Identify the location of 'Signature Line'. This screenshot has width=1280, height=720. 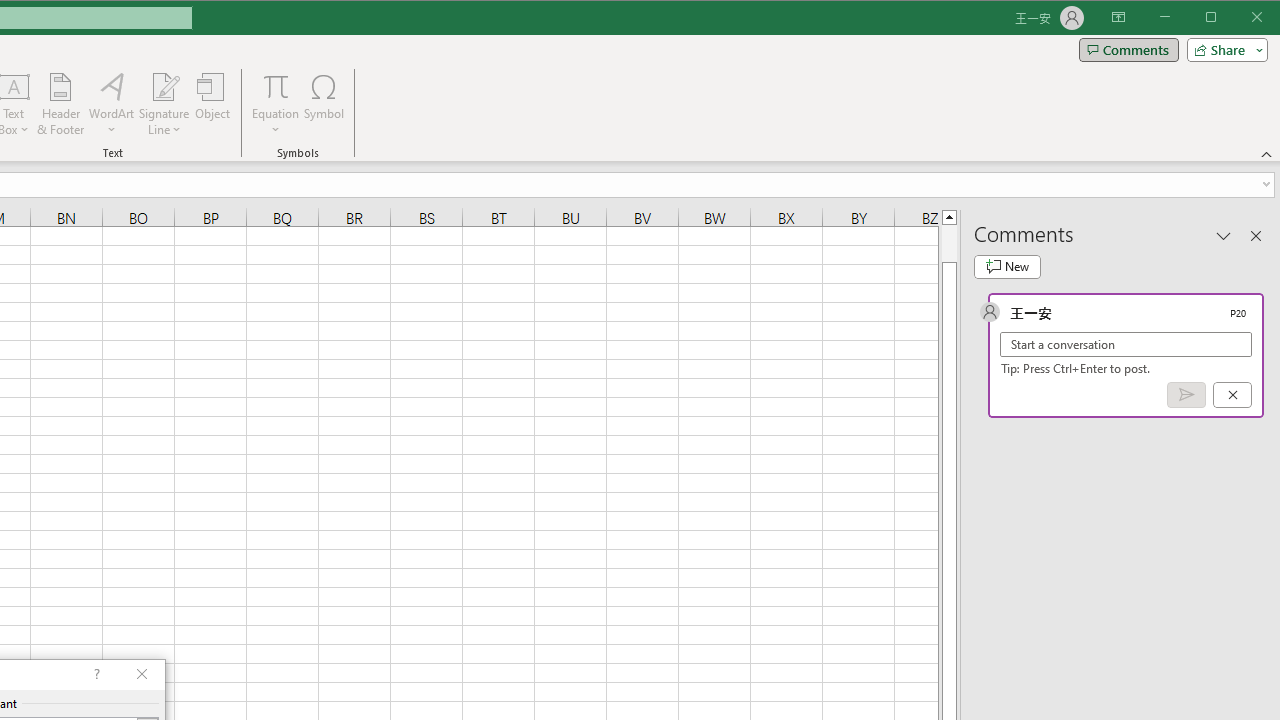
(164, 104).